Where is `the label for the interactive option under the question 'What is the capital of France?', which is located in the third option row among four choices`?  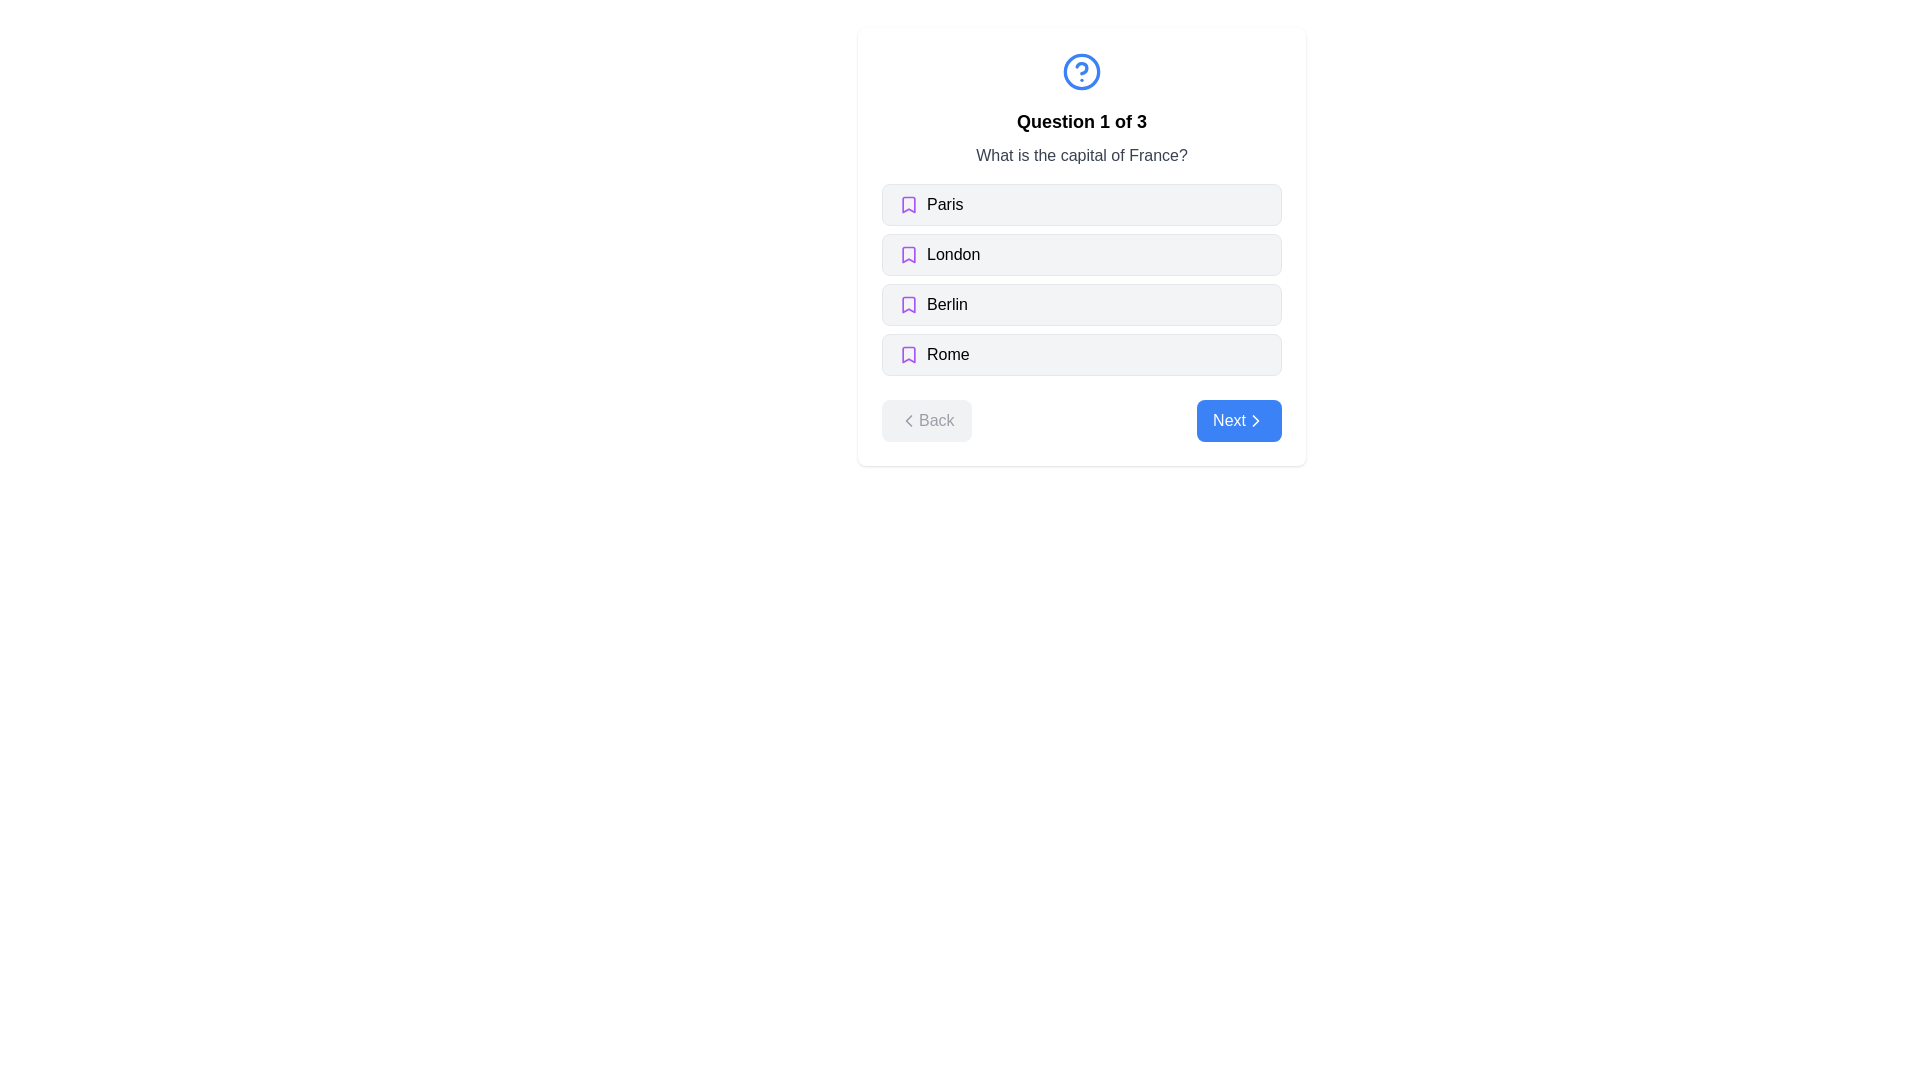 the label for the interactive option under the question 'What is the capital of France?', which is located in the third option row among four choices is located at coordinates (946, 304).